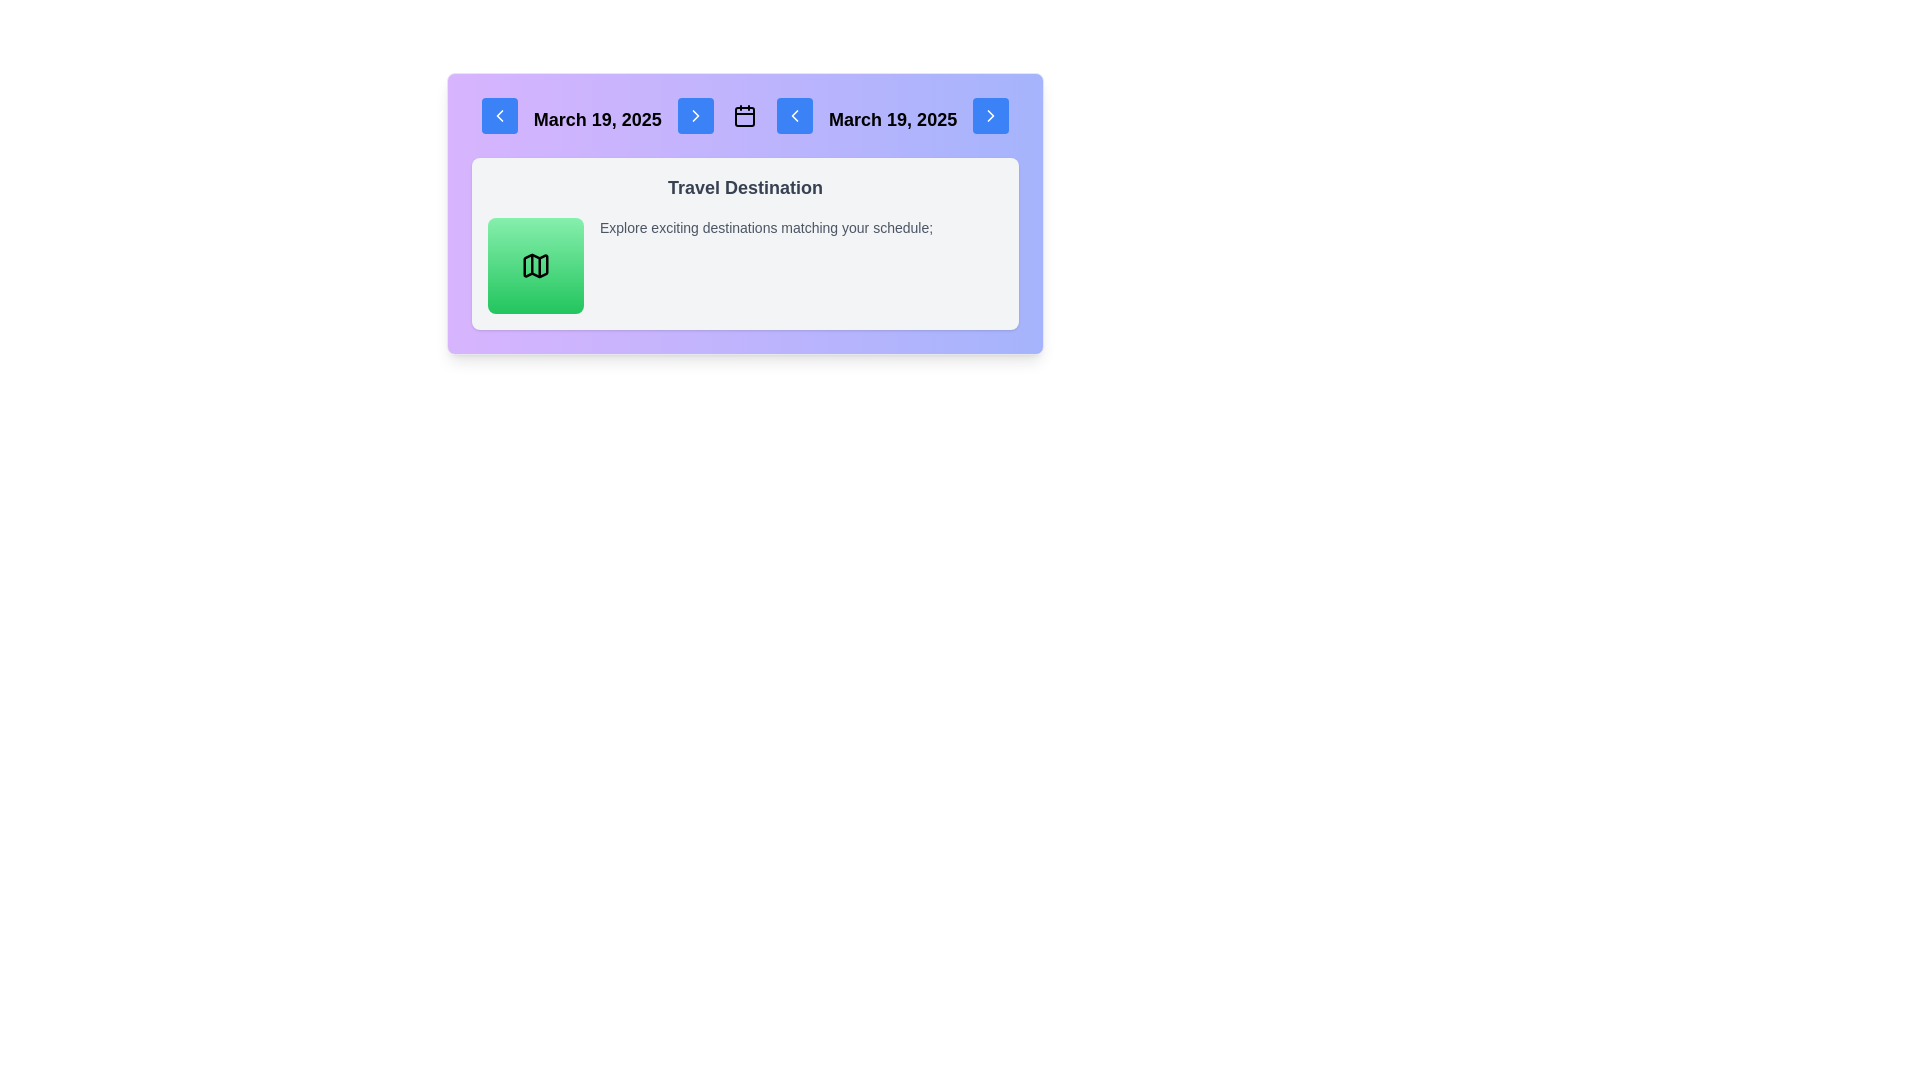 This screenshot has height=1080, width=1920. I want to click on the map icon, which is centrally located within a green square button on the left side of the travel destinations panel, so click(536, 265).